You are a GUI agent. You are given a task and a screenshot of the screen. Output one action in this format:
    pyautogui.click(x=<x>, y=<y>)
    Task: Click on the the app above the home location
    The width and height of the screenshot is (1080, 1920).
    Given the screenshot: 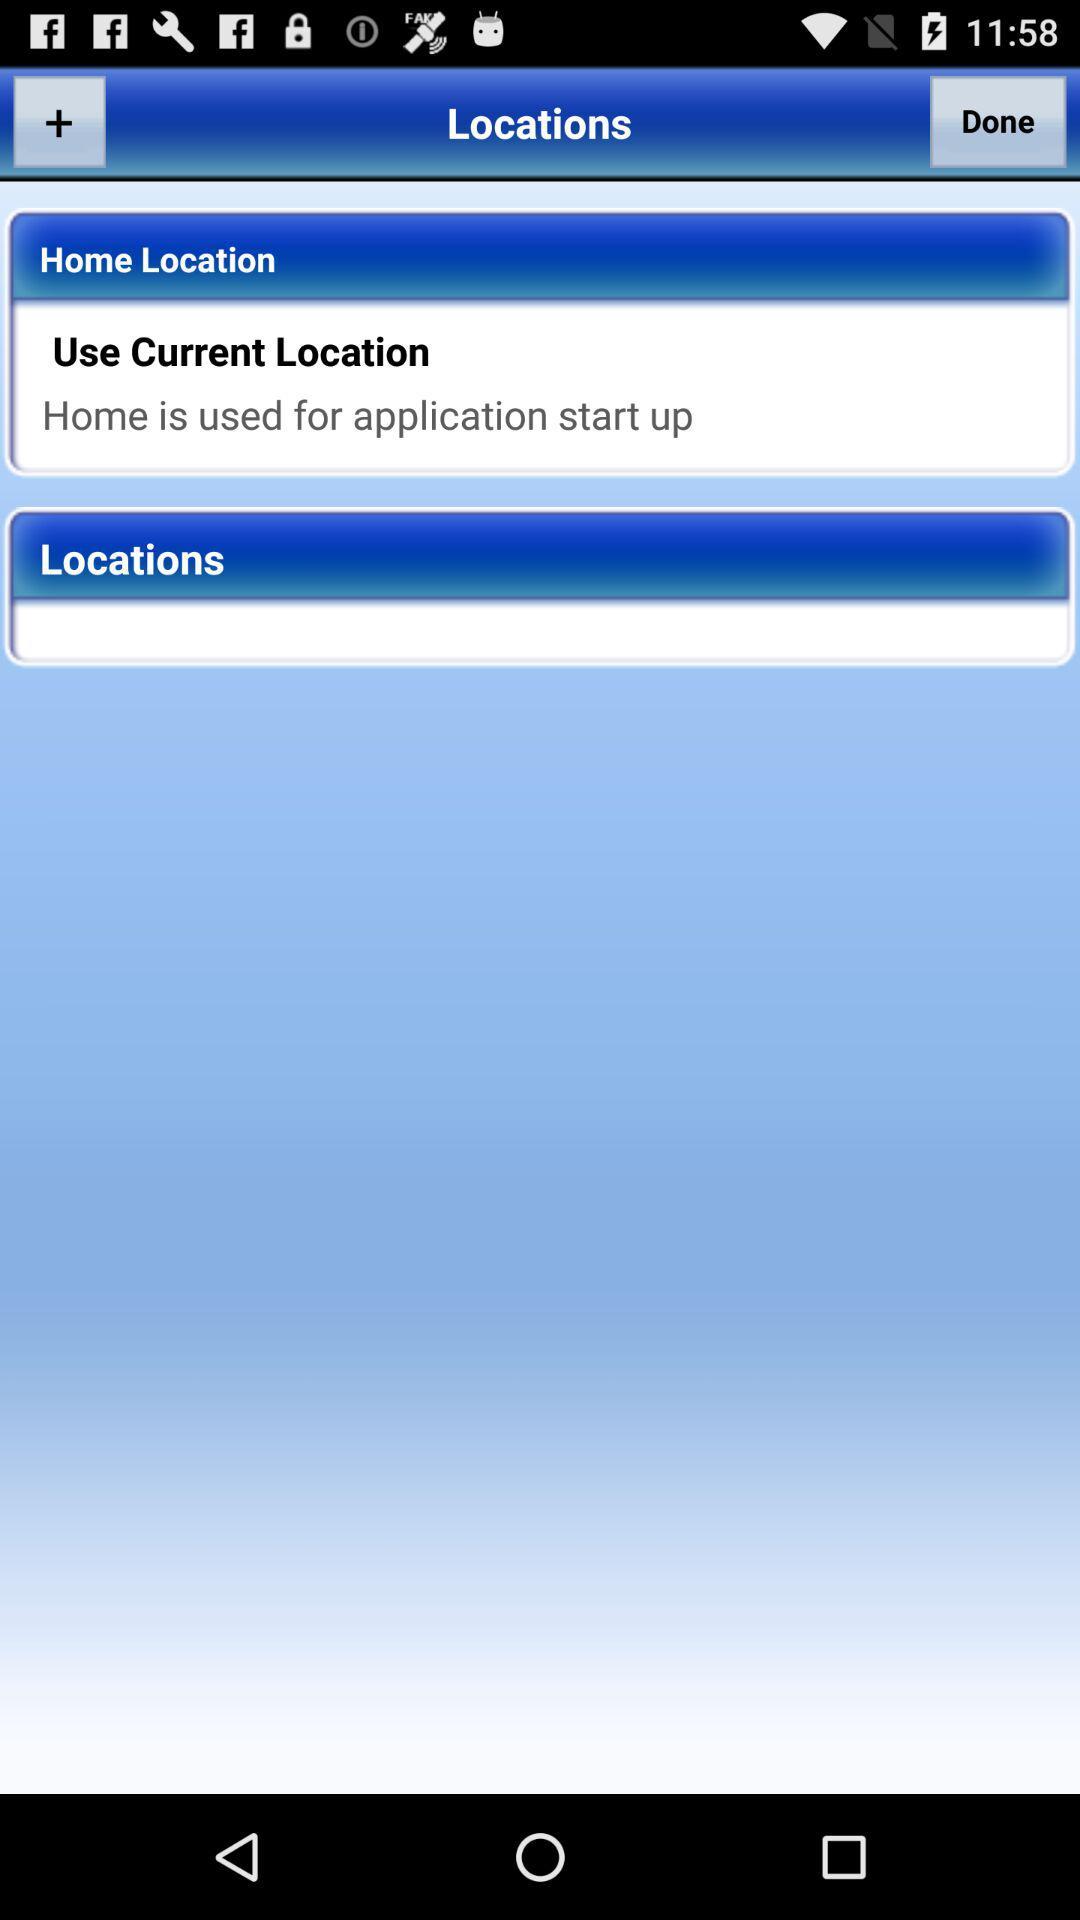 What is the action you would take?
    pyautogui.click(x=58, y=120)
    